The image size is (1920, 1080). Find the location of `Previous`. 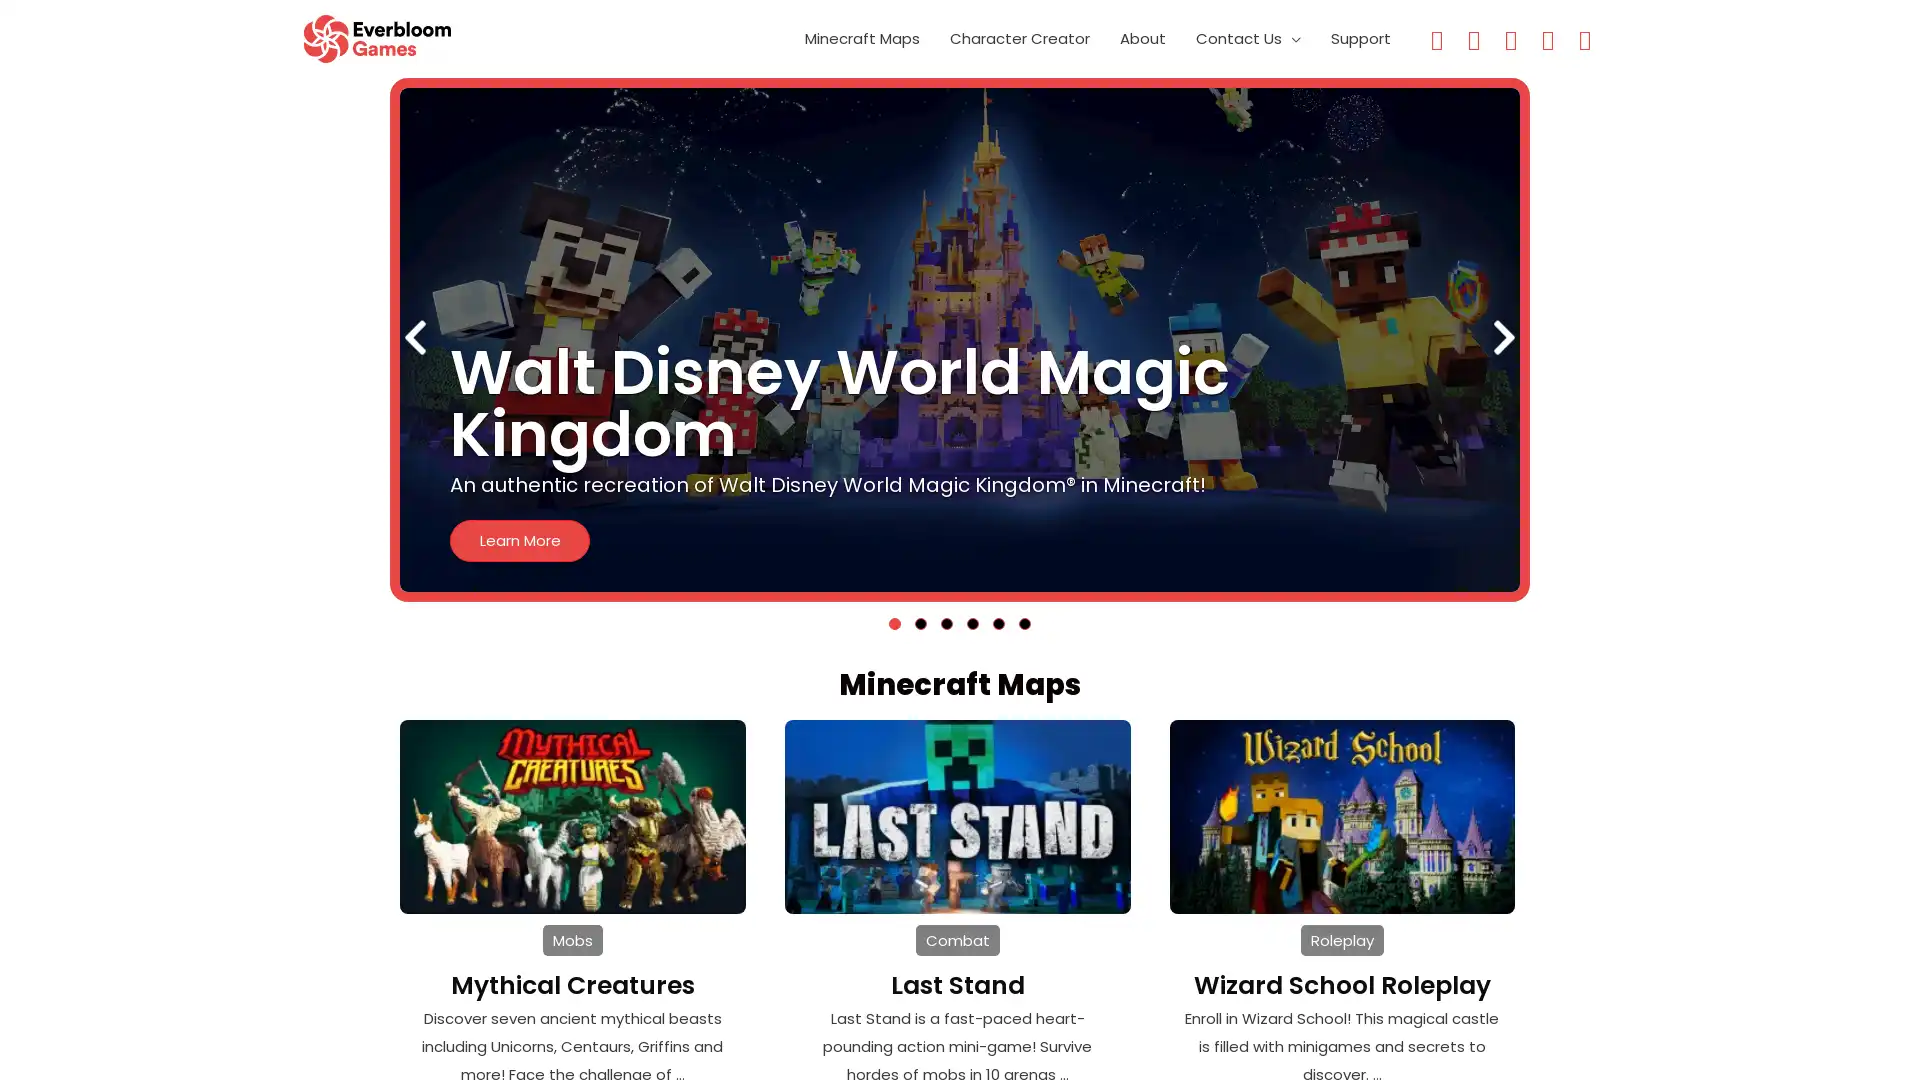

Previous is located at coordinates (413, 340).